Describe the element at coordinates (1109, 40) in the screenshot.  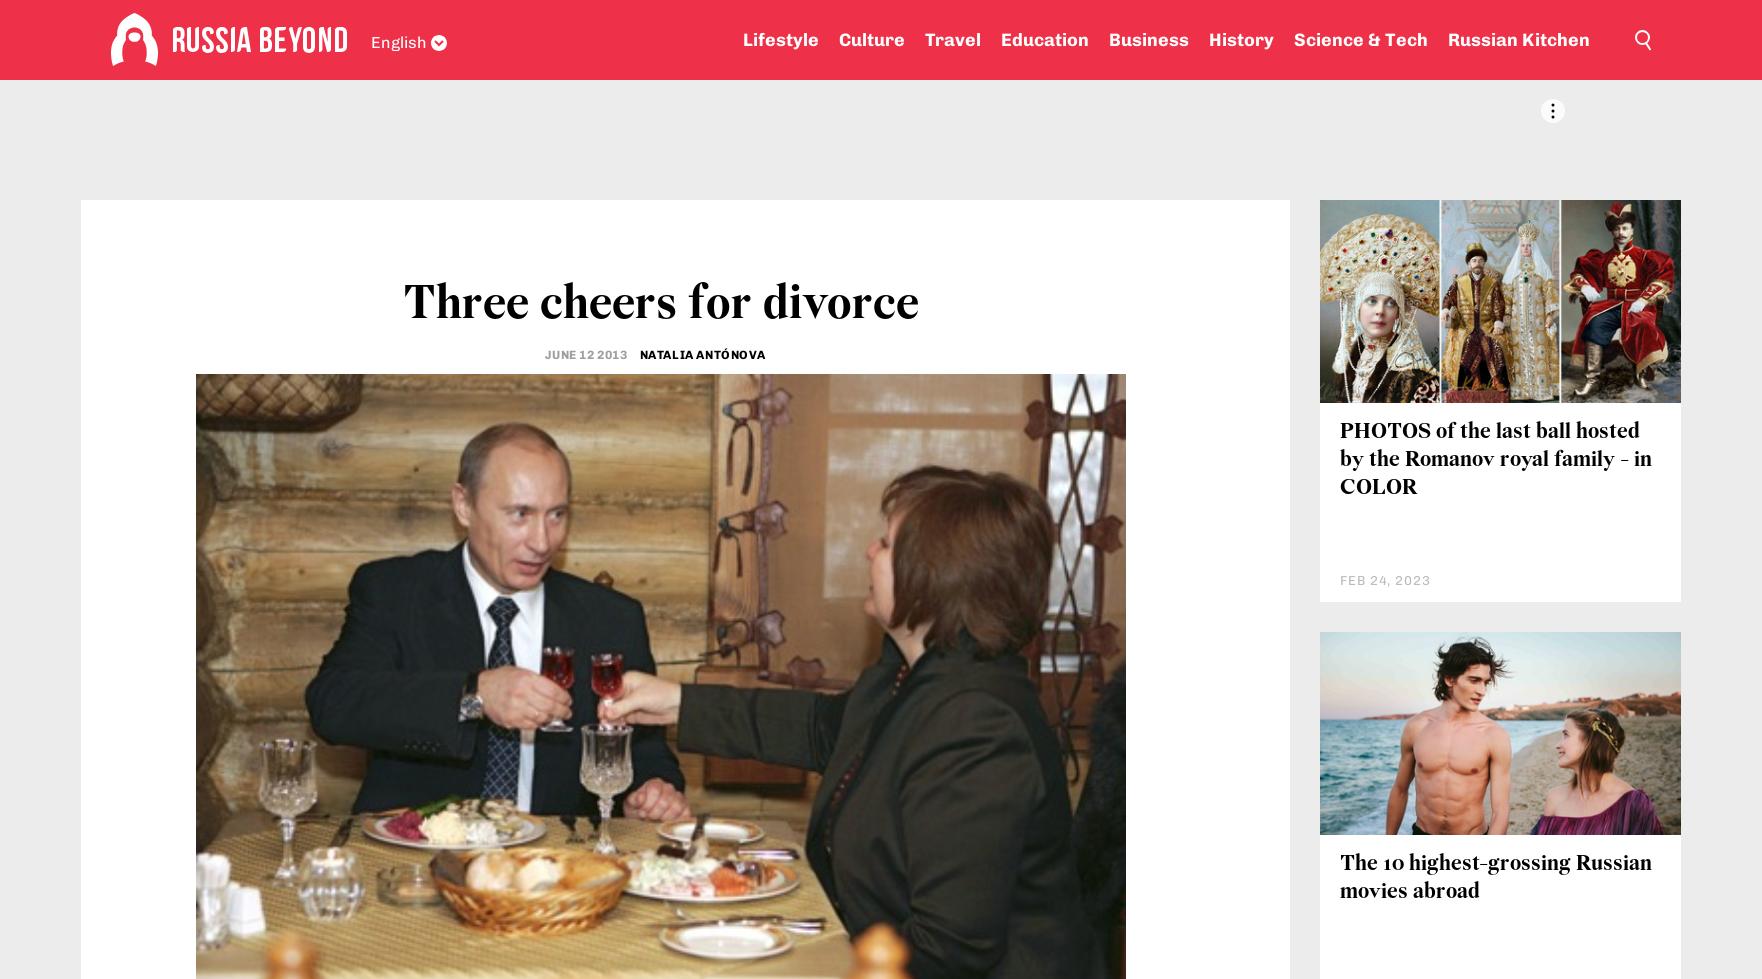
I see `'Business'` at that location.